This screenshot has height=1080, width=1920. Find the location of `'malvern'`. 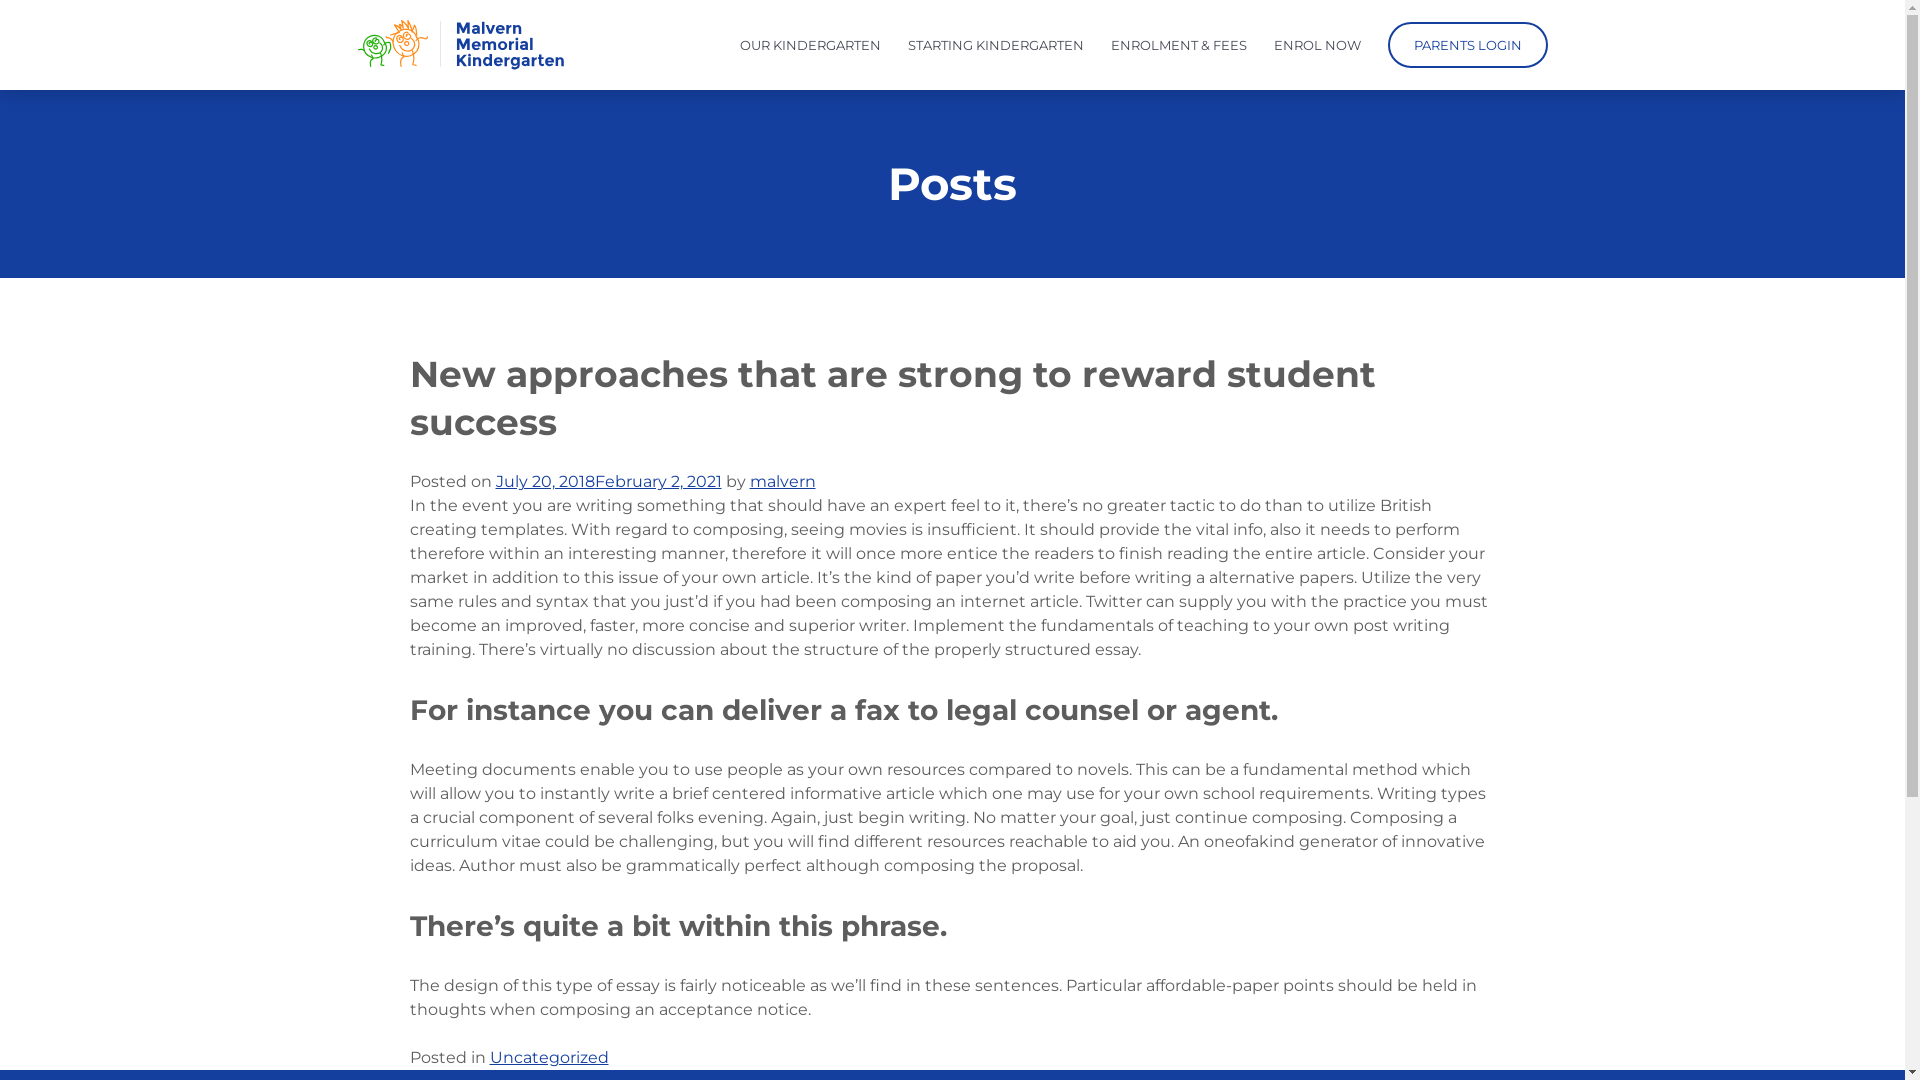

'malvern' is located at coordinates (748, 481).